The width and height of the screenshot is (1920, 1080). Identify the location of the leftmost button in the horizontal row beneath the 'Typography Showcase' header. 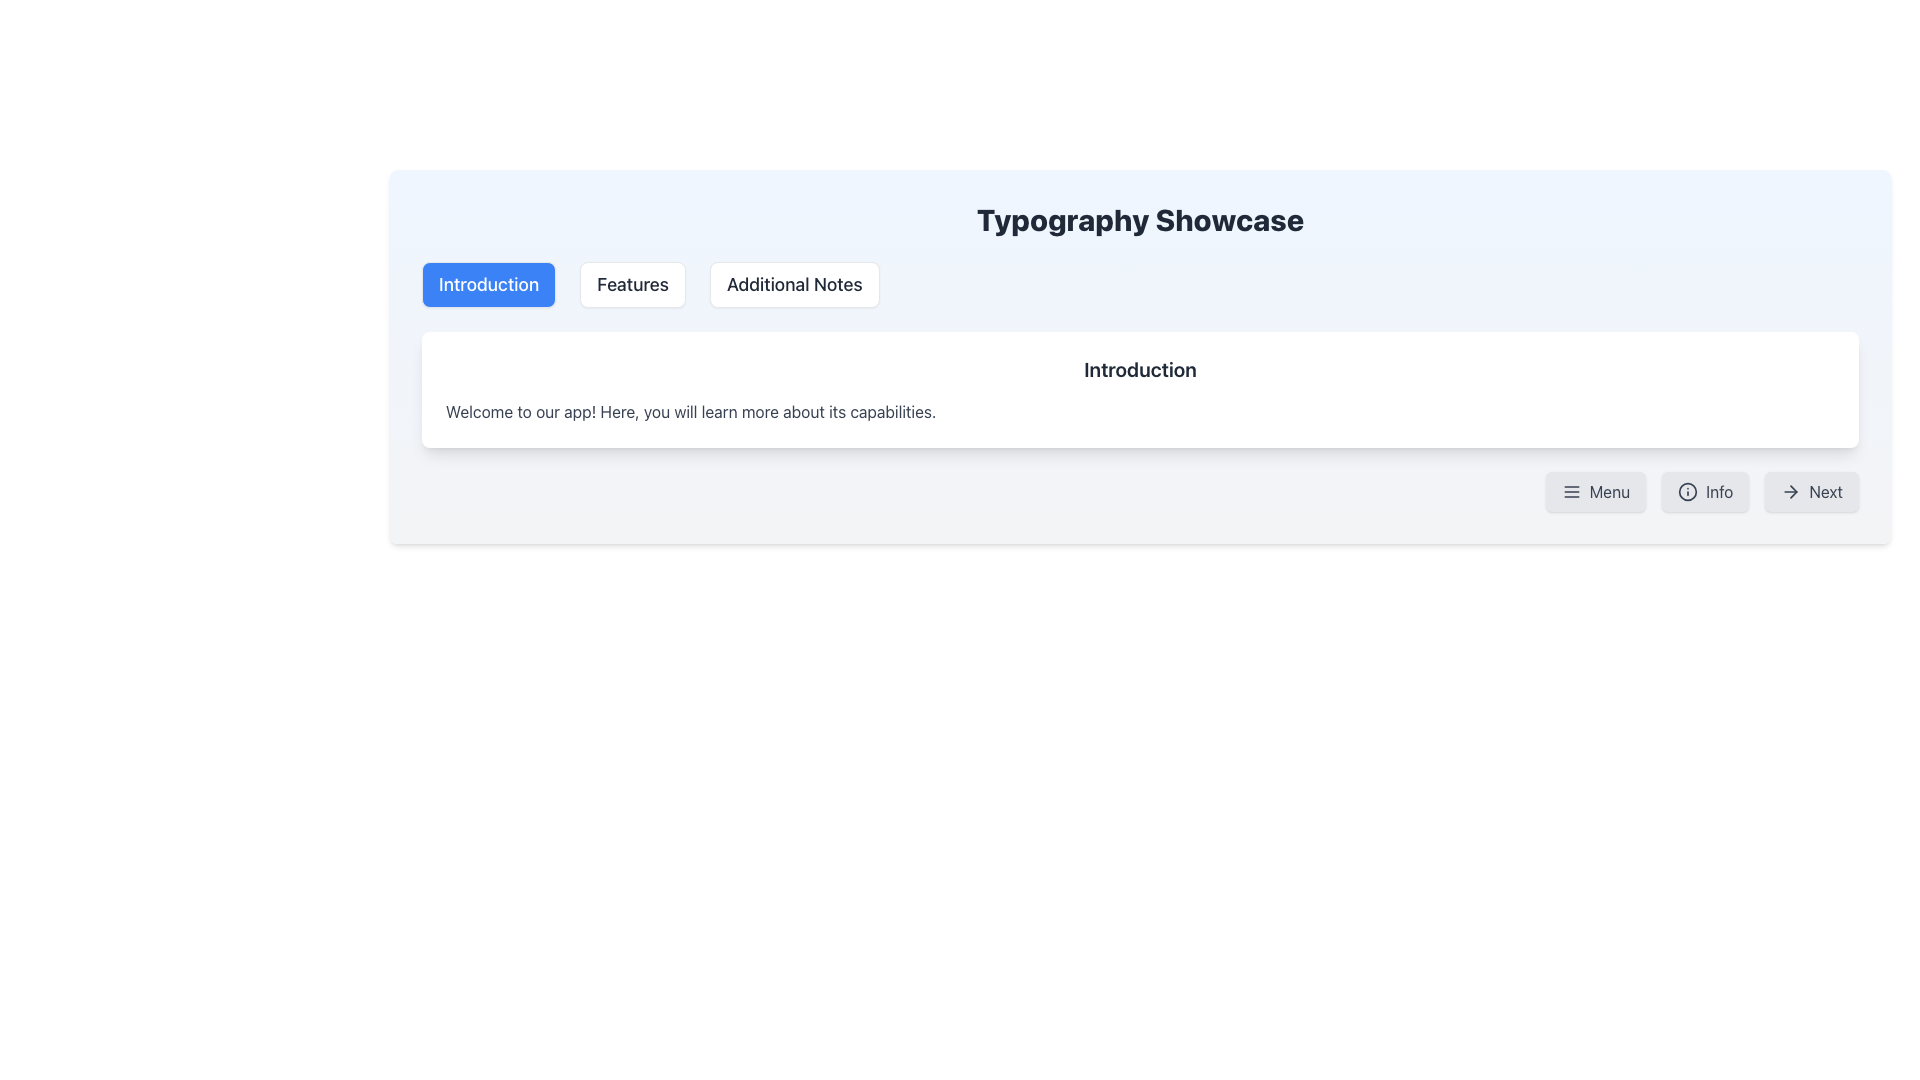
(489, 285).